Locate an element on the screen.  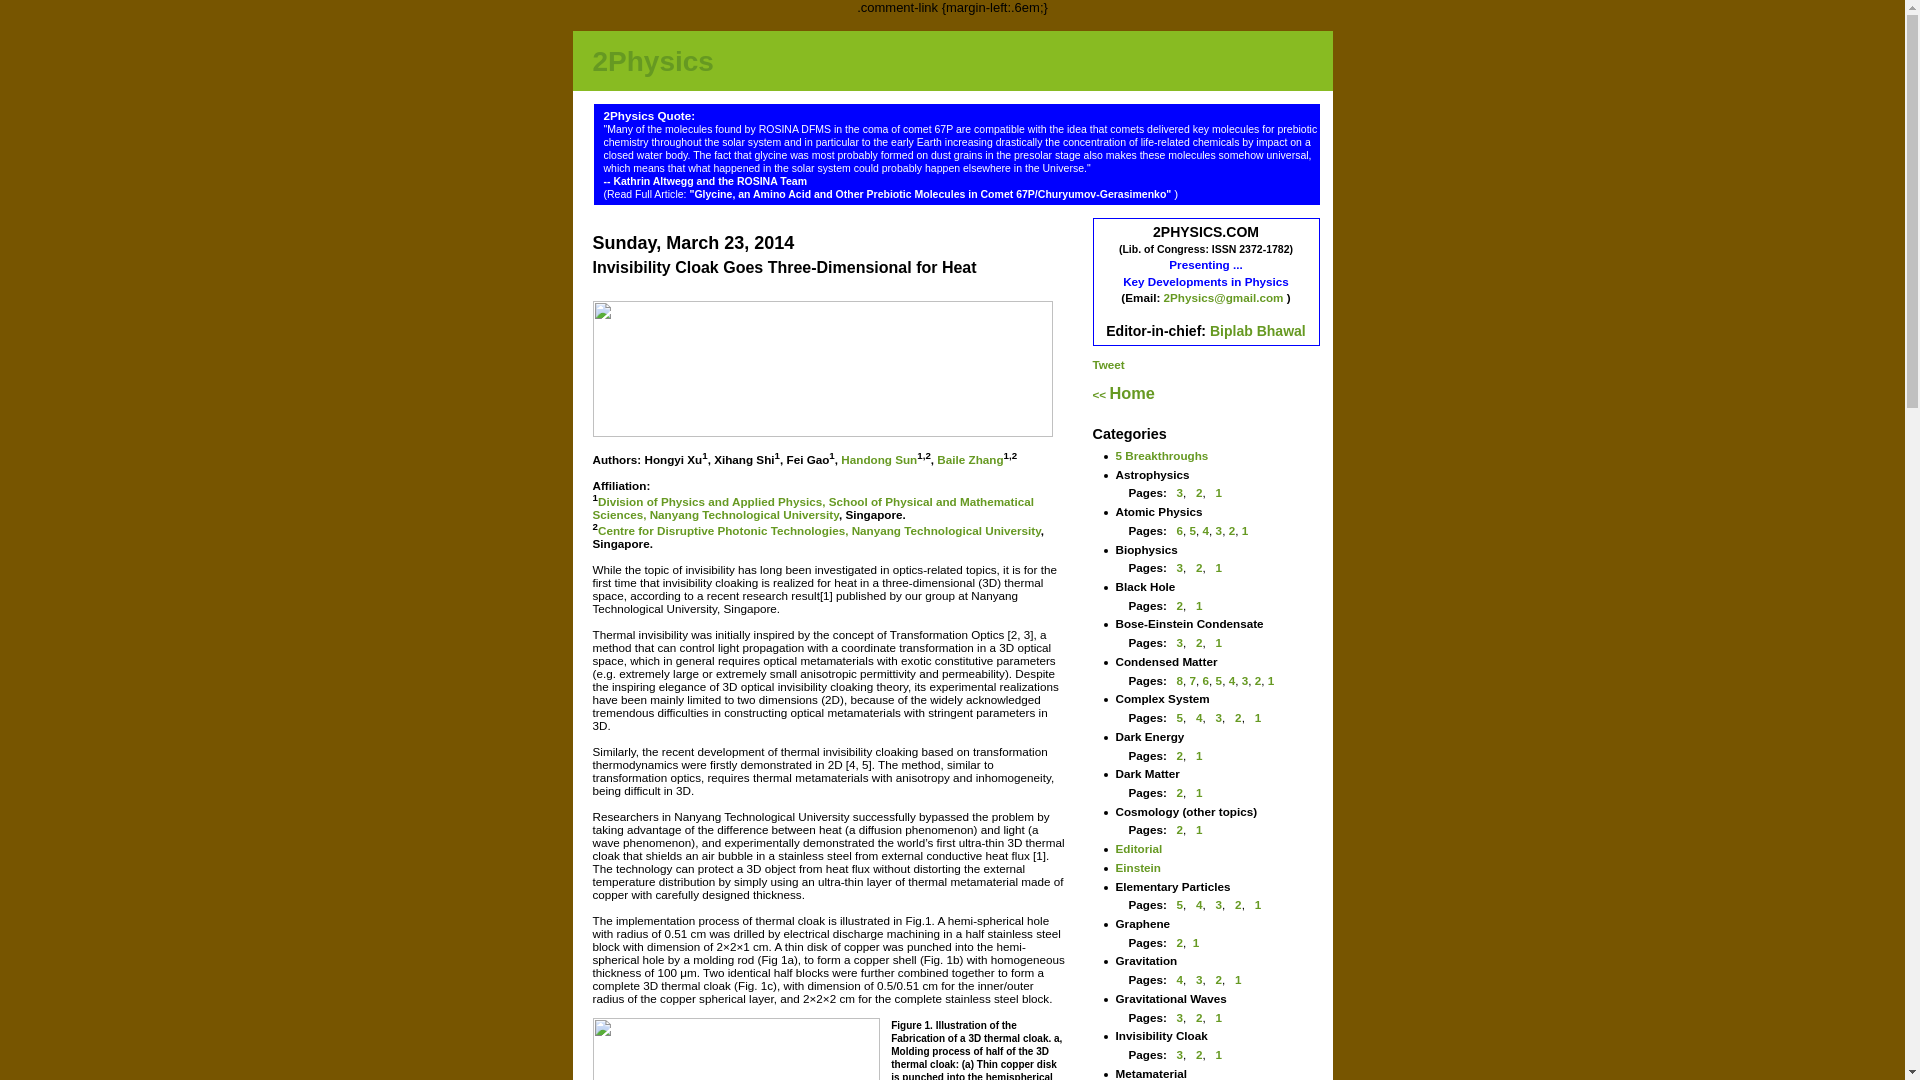
'Biplab Bhawal' is located at coordinates (1208, 330).